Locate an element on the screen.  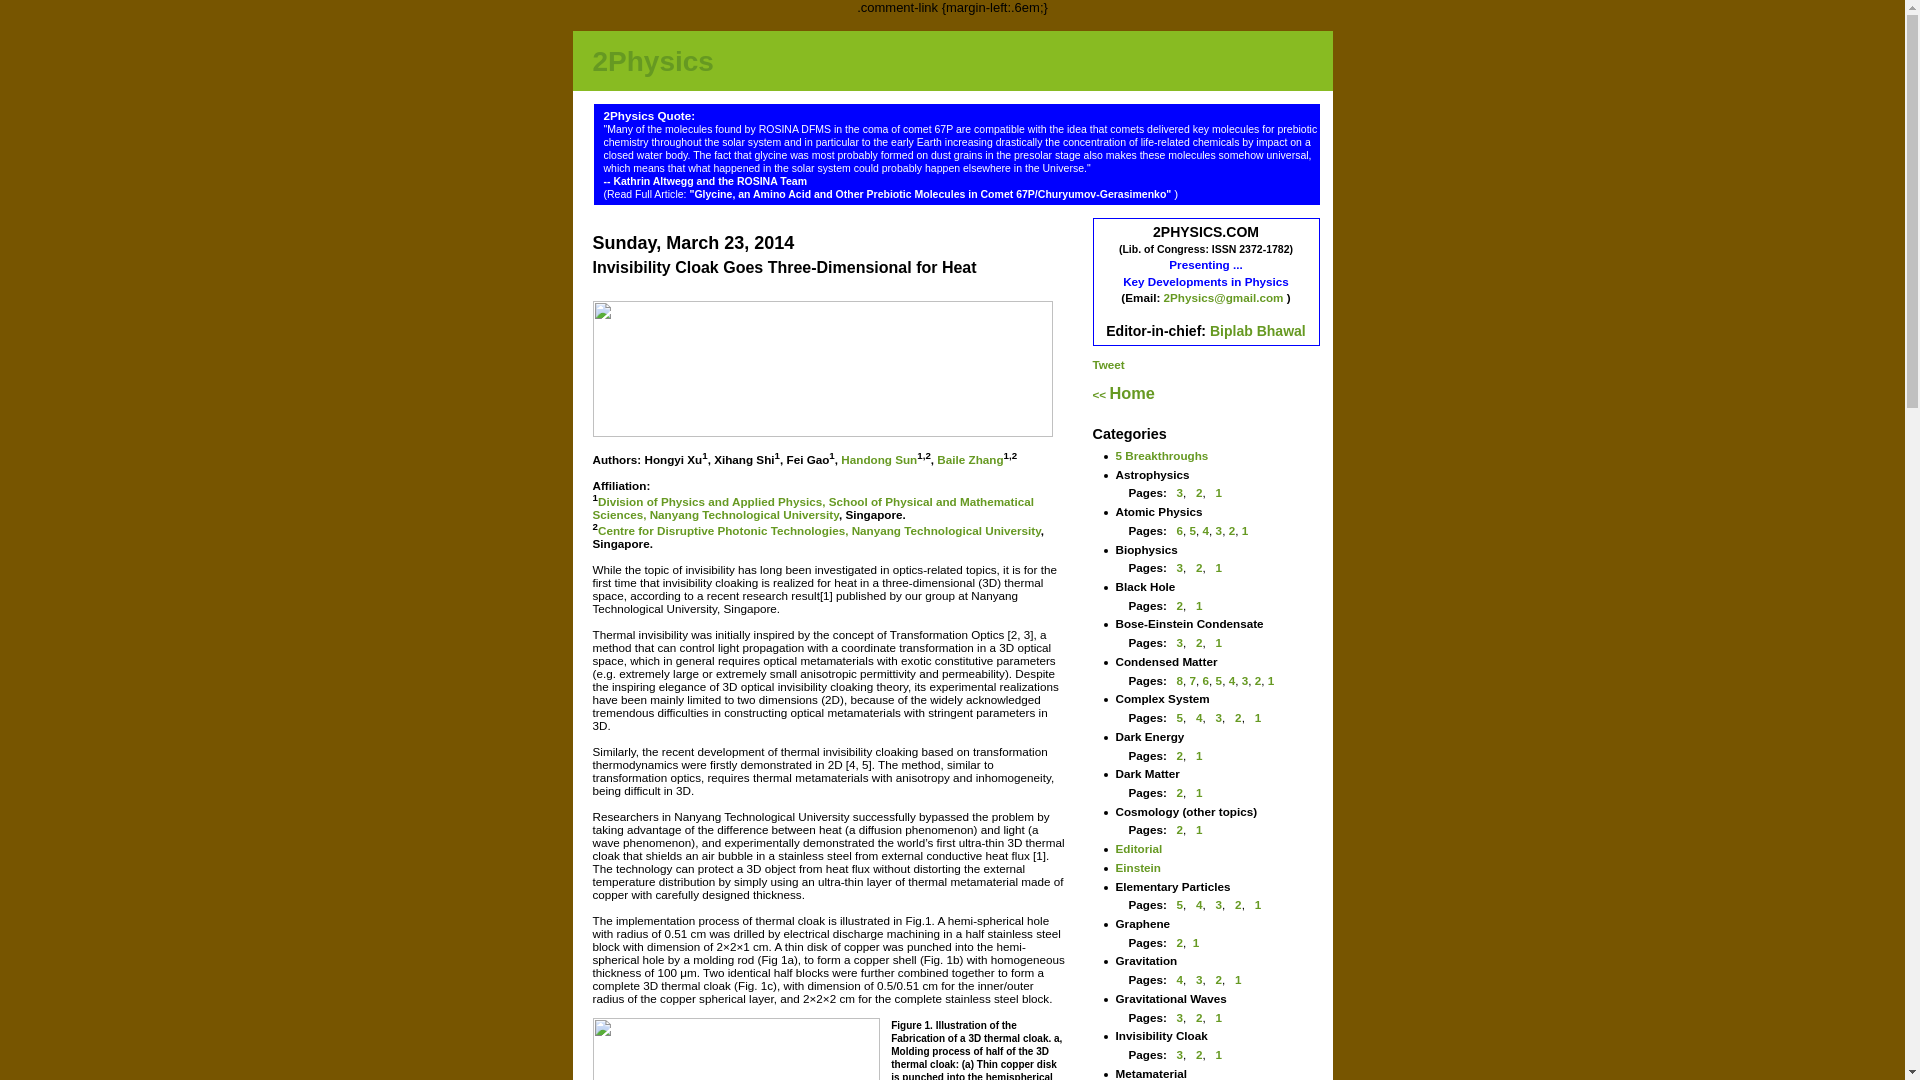
'Biplab Bhawal' is located at coordinates (1208, 330).